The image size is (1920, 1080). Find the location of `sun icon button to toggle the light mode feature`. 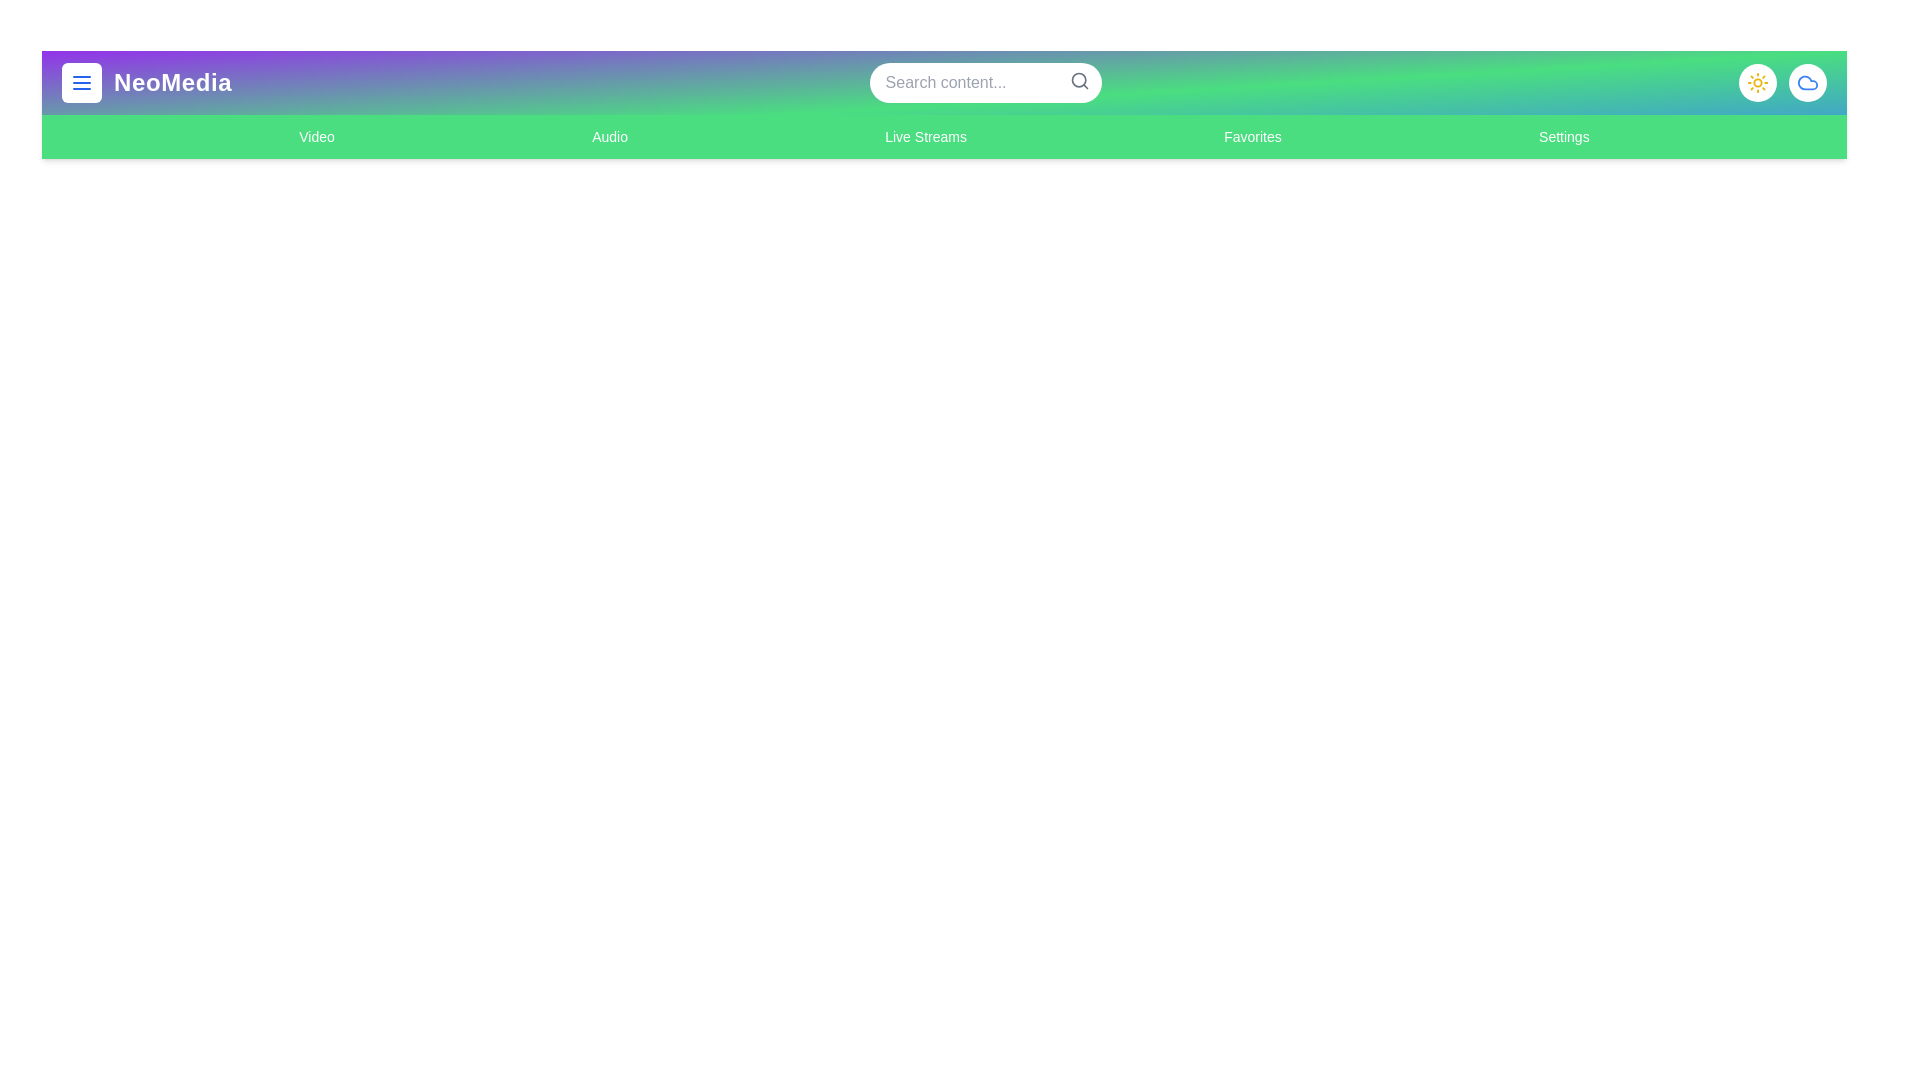

sun icon button to toggle the light mode feature is located at coordinates (1756, 82).